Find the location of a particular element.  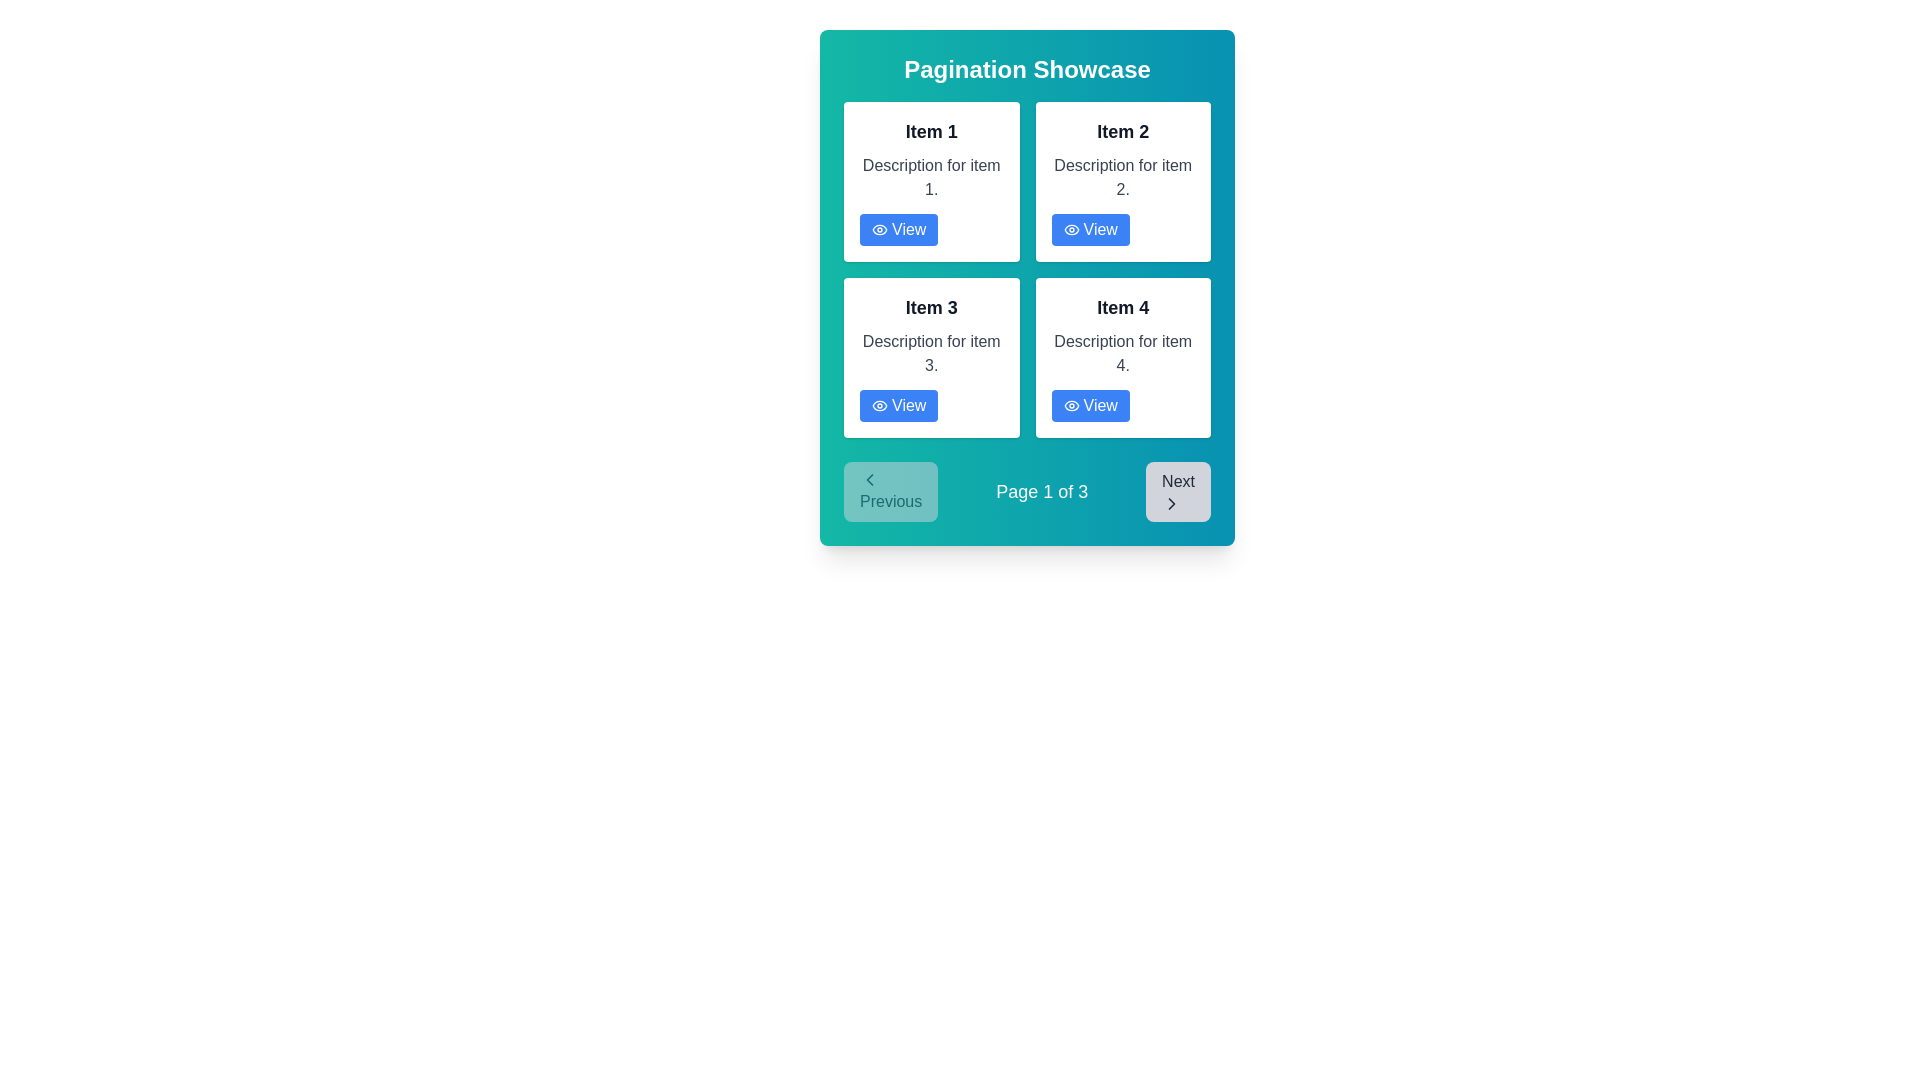

description of the Card presenting details about 'Item 2', located in the top-right corner of the grid layout is located at coordinates (1123, 181).